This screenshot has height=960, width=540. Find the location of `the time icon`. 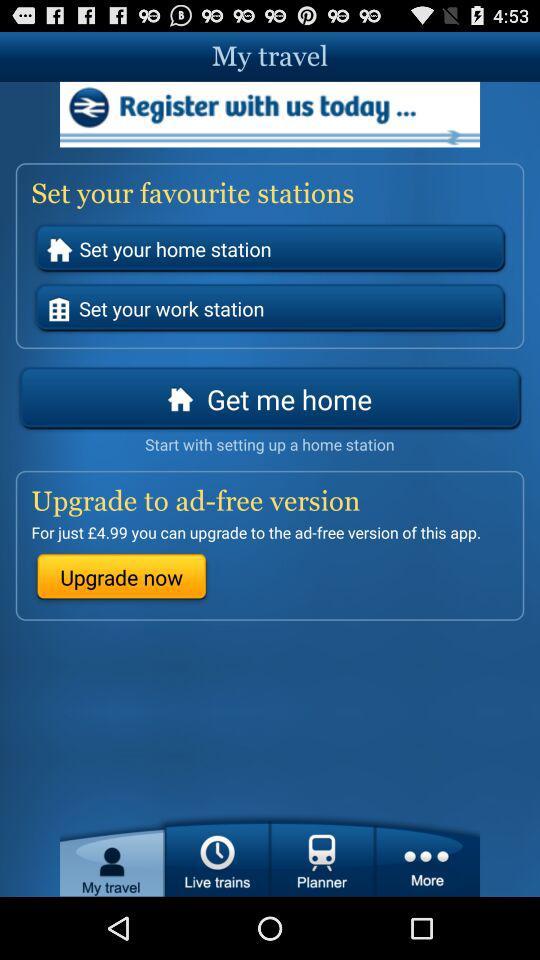

the time icon is located at coordinates (216, 914).